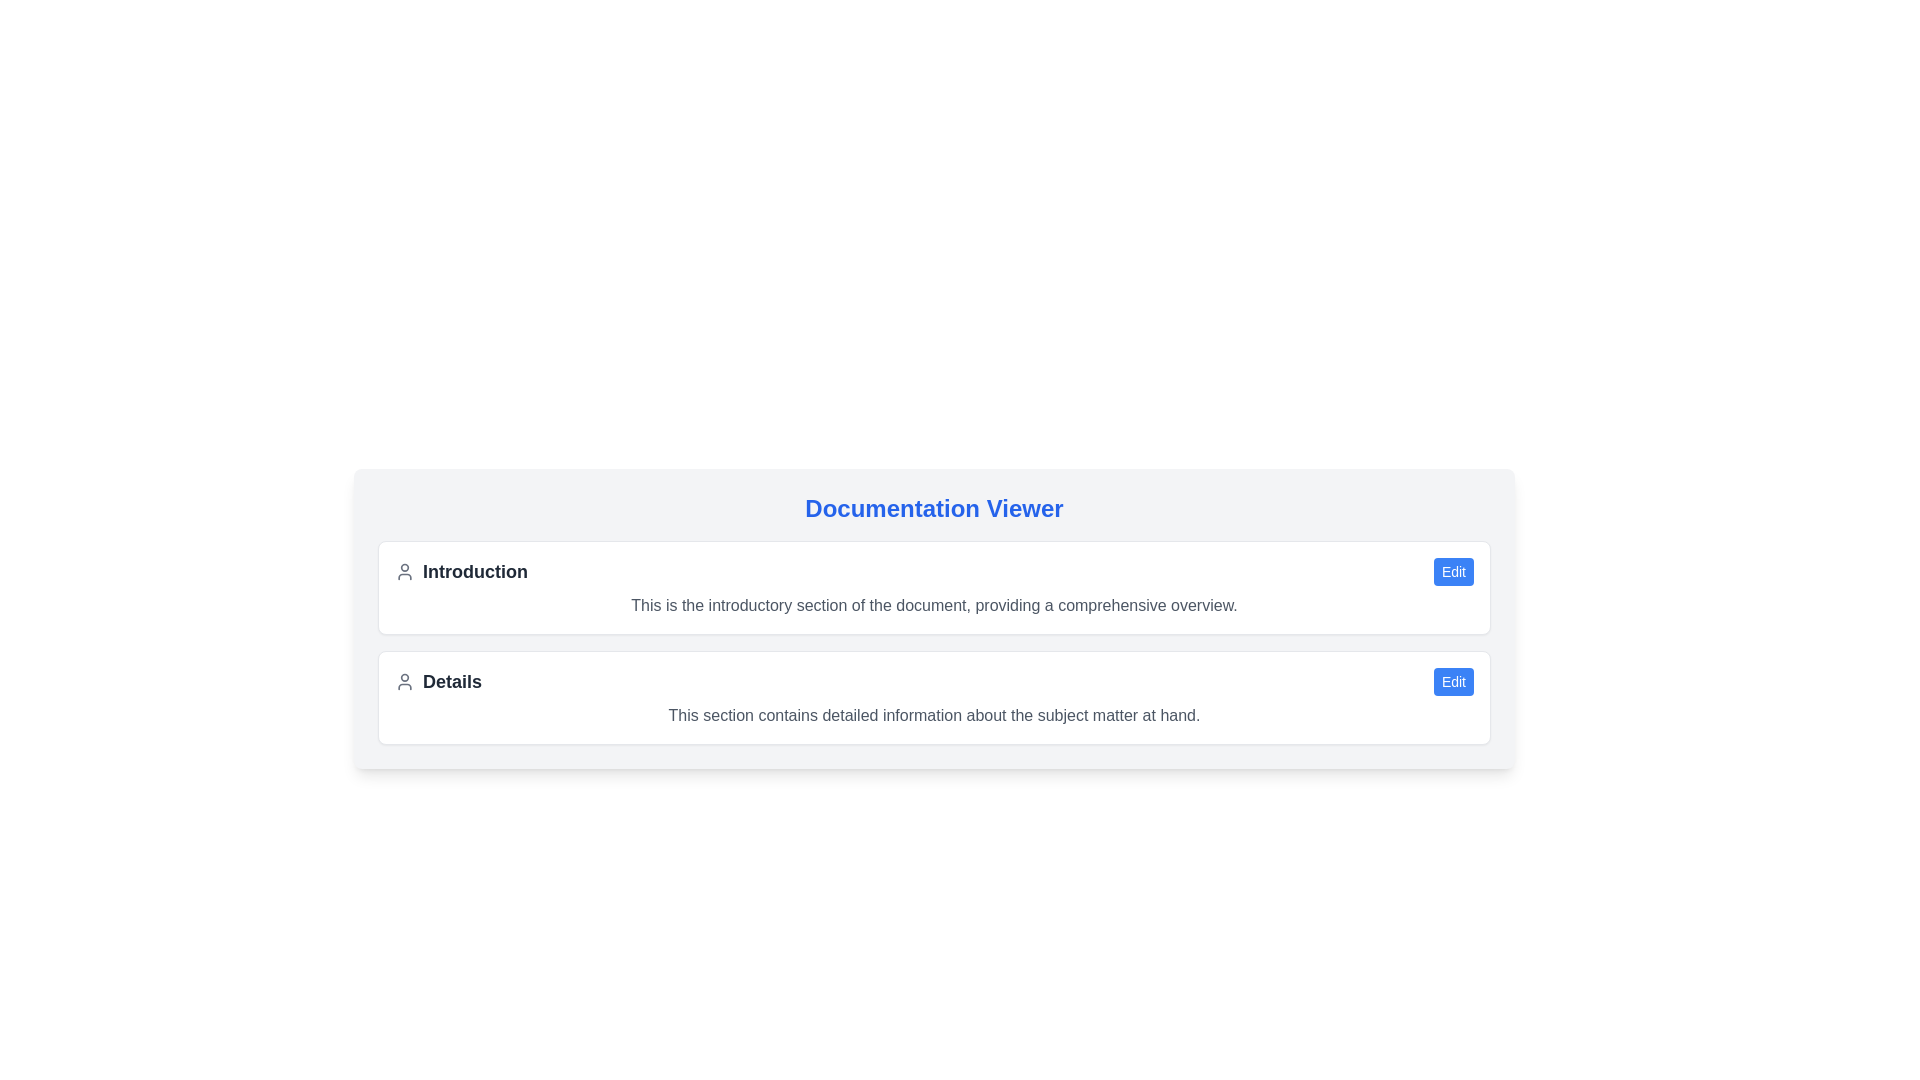 The width and height of the screenshot is (1920, 1080). What do you see at coordinates (933, 681) in the screenshot?
I see `the 'Details' section which contains the title and 'Edit' button to enable keyboard navigation` at bounding box center [933, 681].